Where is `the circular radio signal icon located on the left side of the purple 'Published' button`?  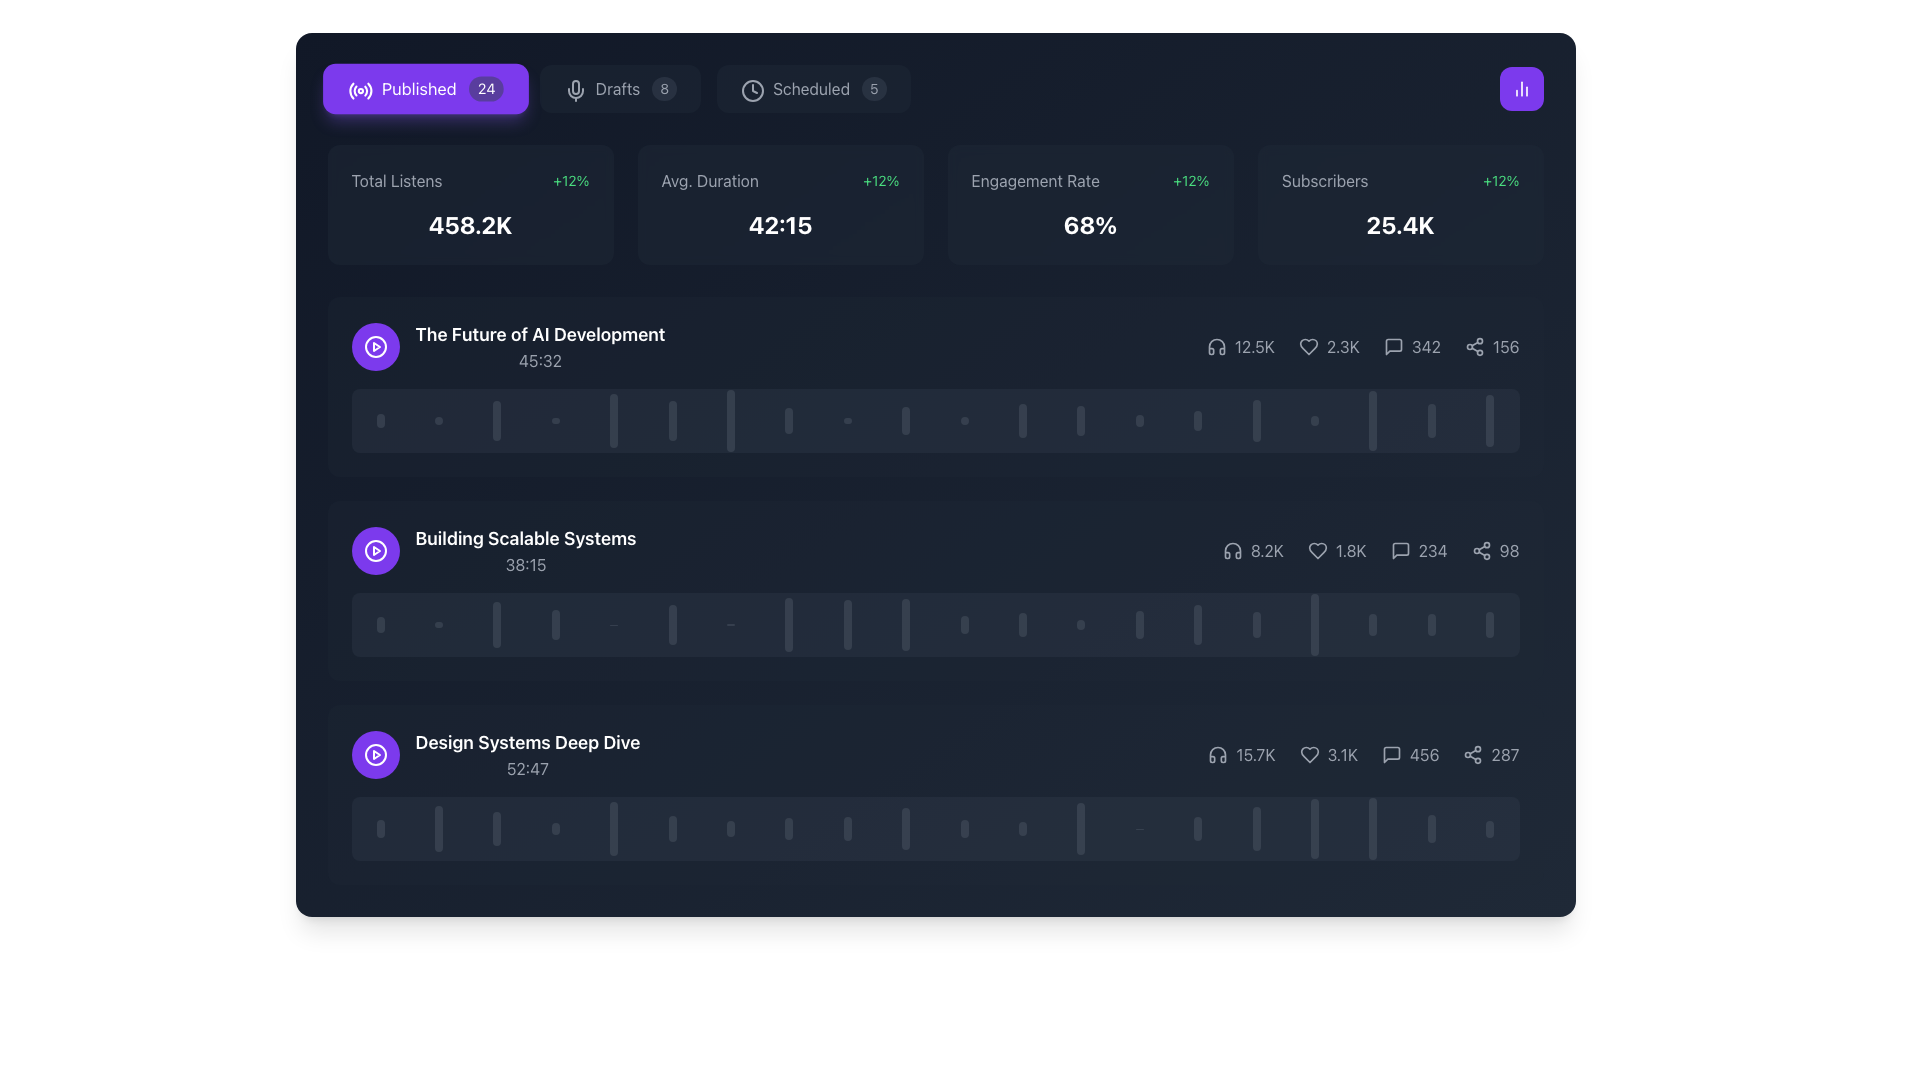 the circular radio signal icon located on the left side of the purple 'Published' button is located at coordinates (358, 87).